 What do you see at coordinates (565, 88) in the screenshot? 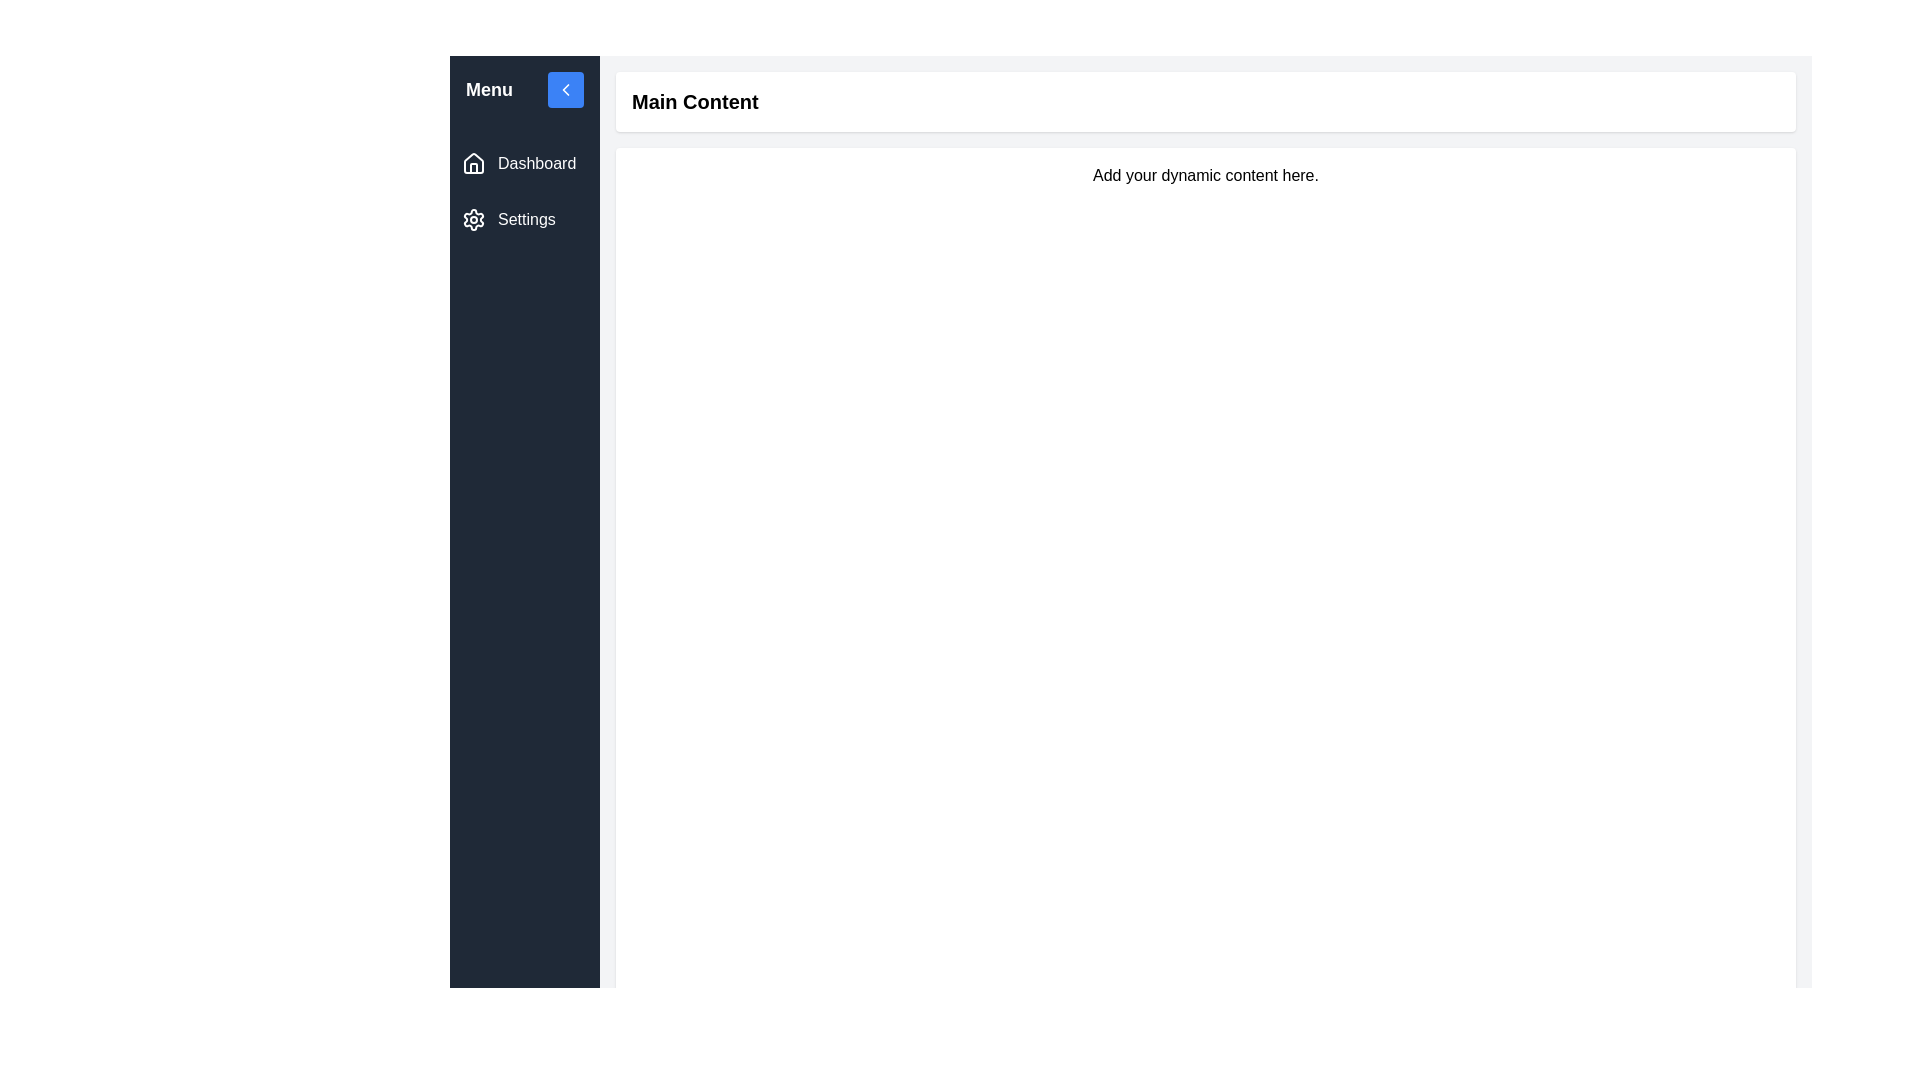
I see `the navigation button located in the top-right corner of the vertical menu section next to the text 'Menu' for visual feedback` at bounding box center [565, 88].